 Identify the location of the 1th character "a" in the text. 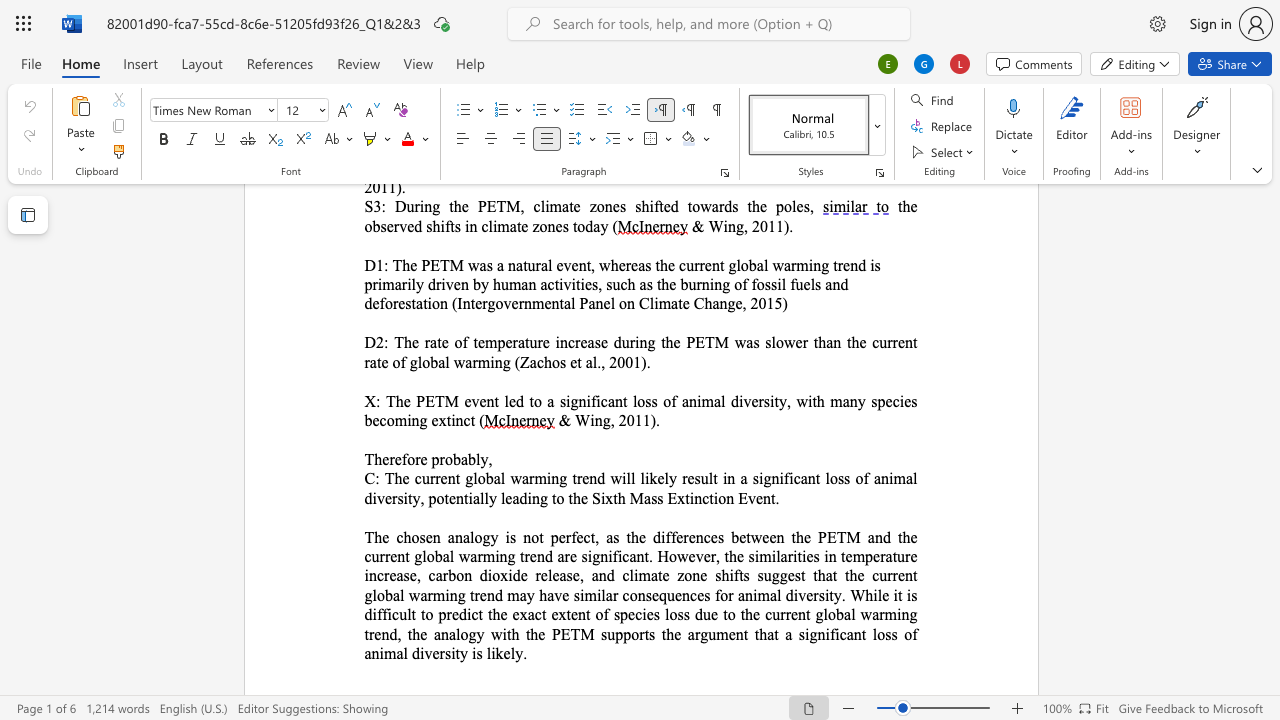
(497, 478).